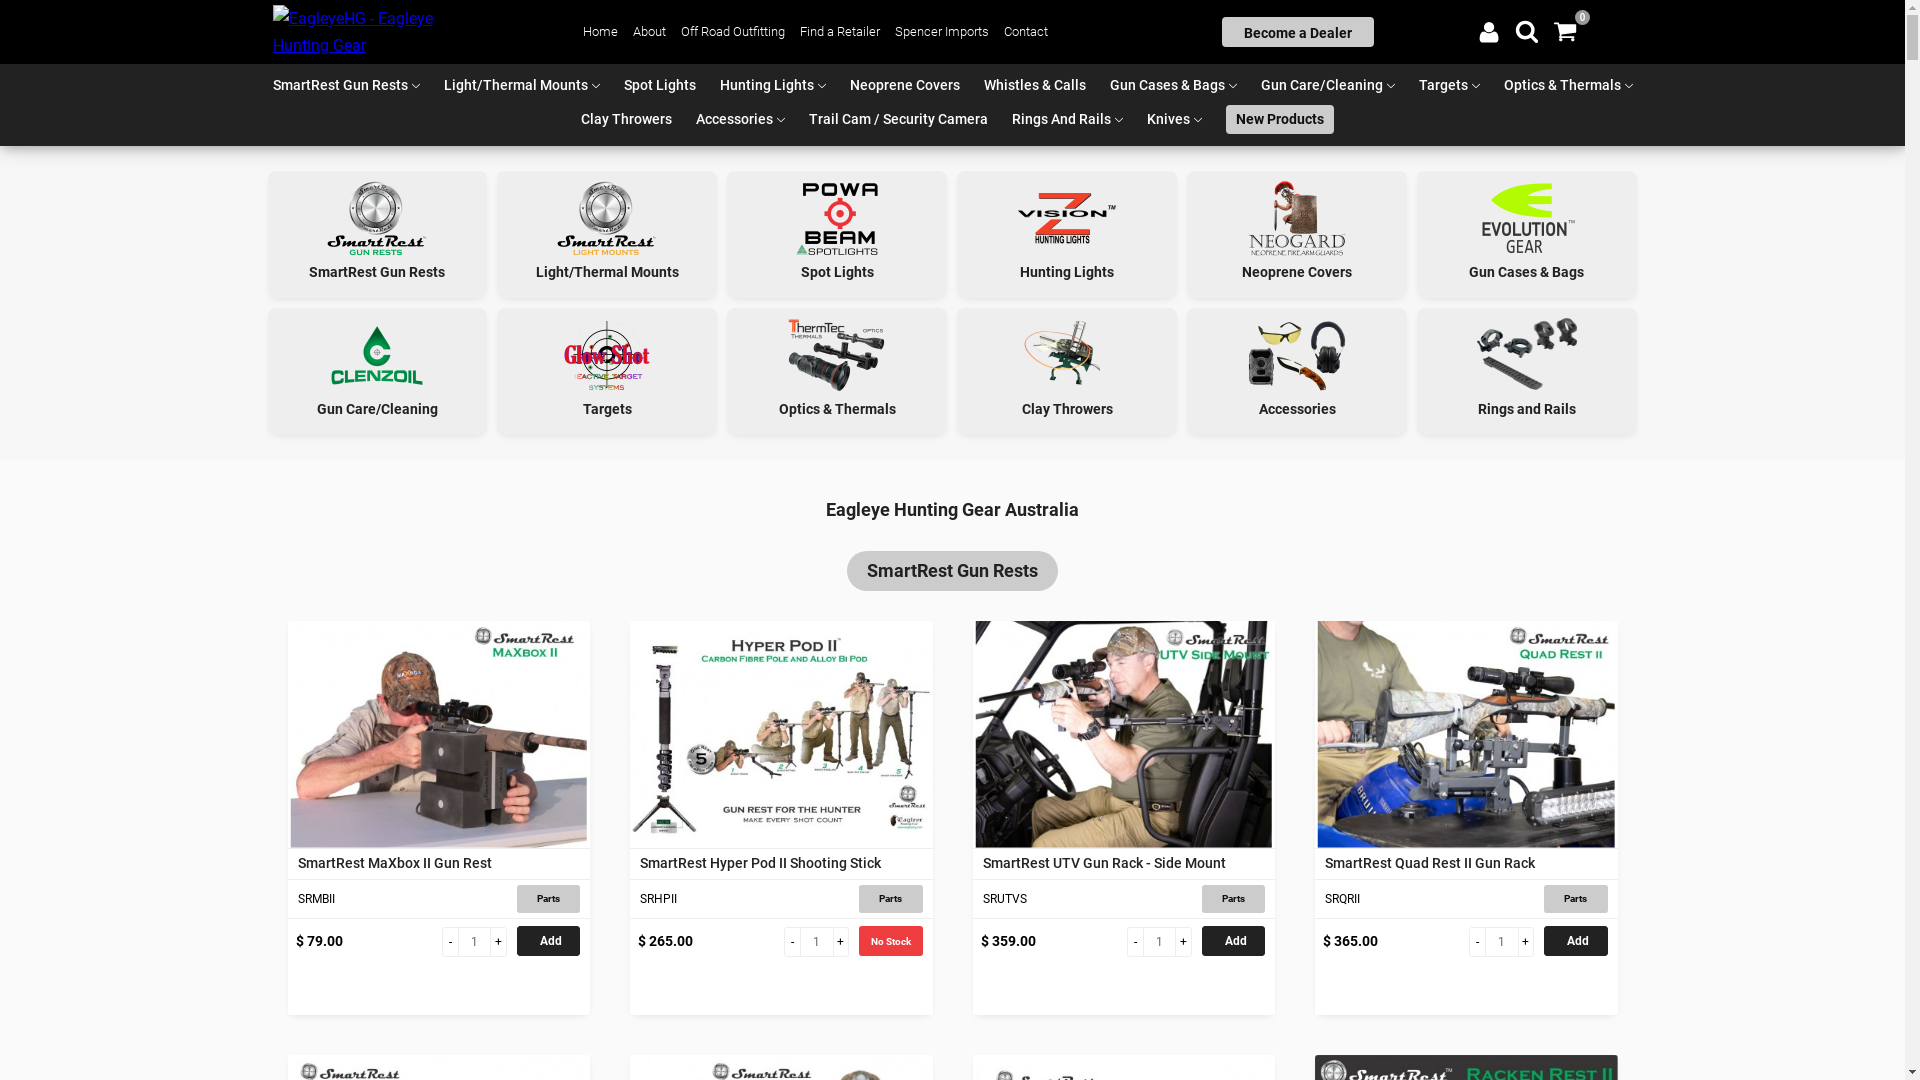  I want to click on 'SmartRest MaXbox II Gun Rest', so click(438, 734).